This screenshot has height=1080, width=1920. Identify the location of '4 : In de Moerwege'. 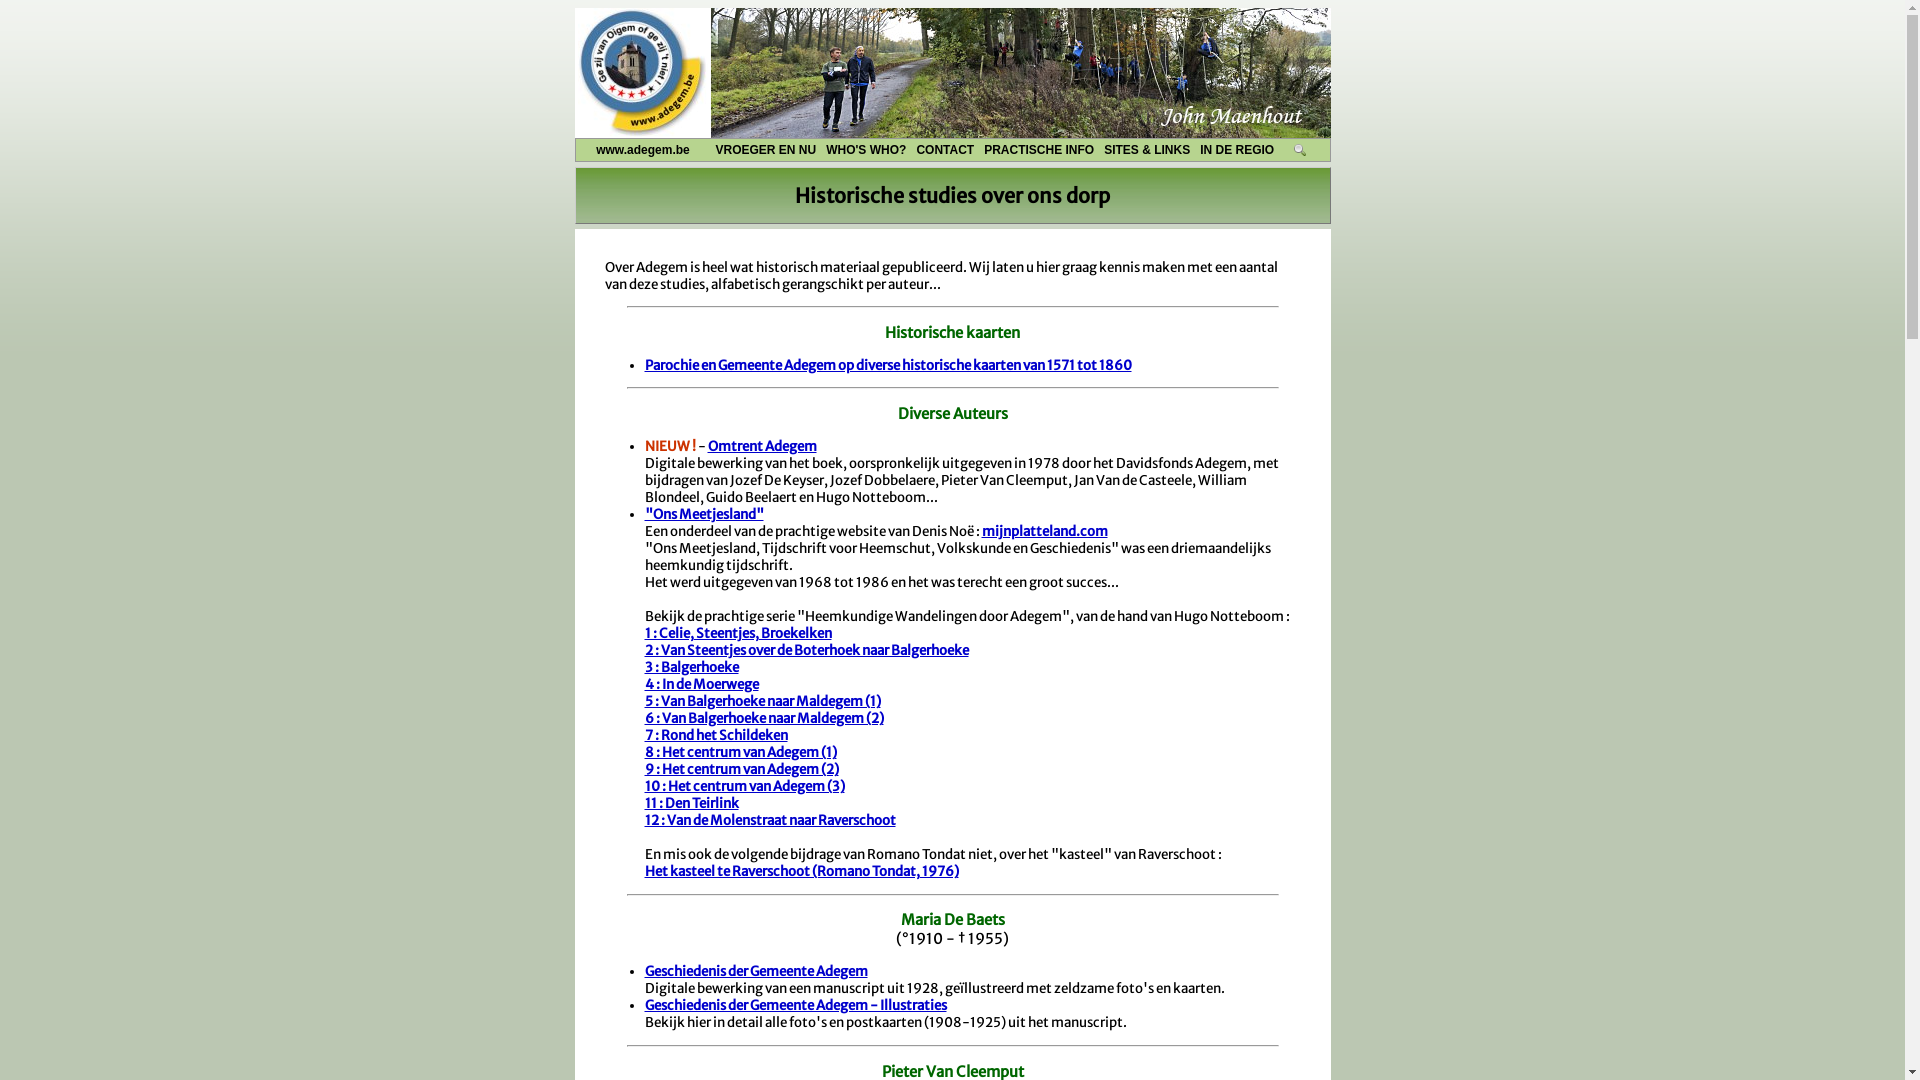
(700, 683).